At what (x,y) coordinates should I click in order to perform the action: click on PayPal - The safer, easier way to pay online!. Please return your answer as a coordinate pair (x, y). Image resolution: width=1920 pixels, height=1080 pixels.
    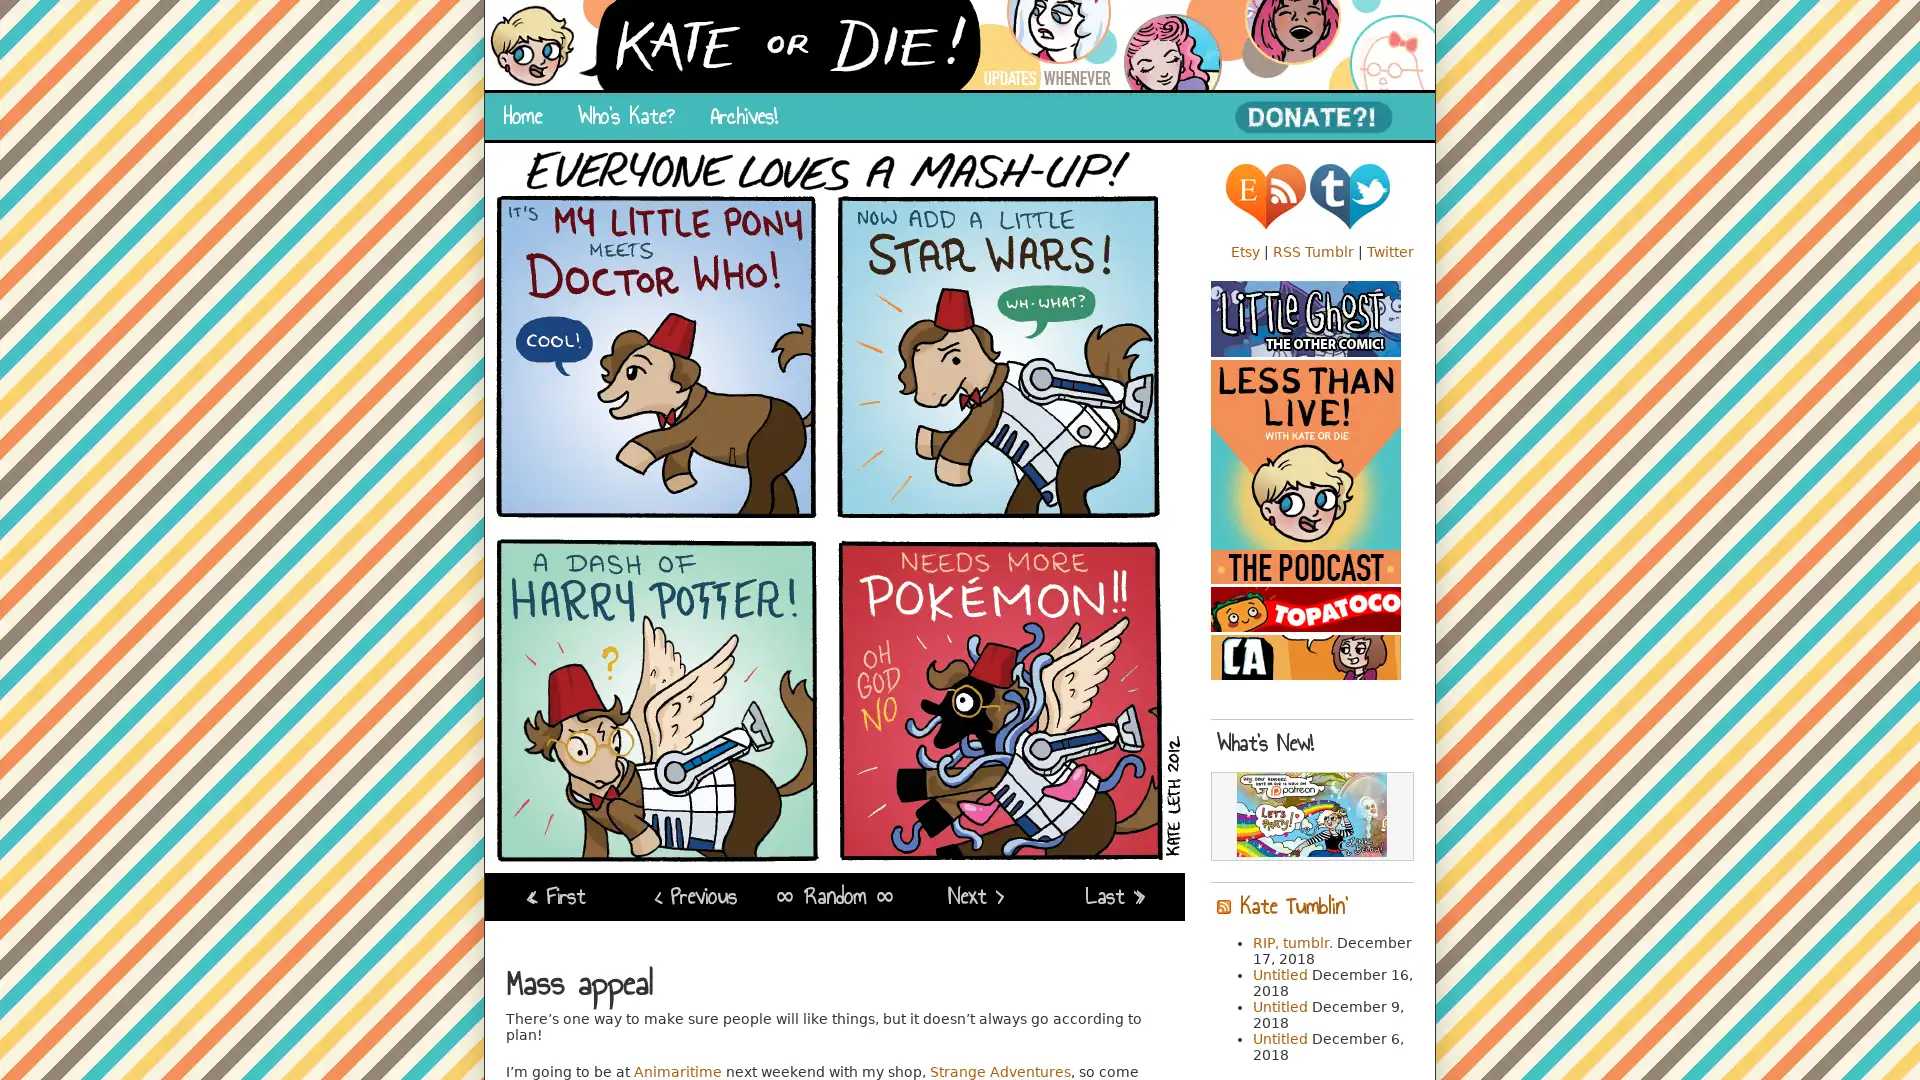
    Looking at the image, I should click on (1312, 117).